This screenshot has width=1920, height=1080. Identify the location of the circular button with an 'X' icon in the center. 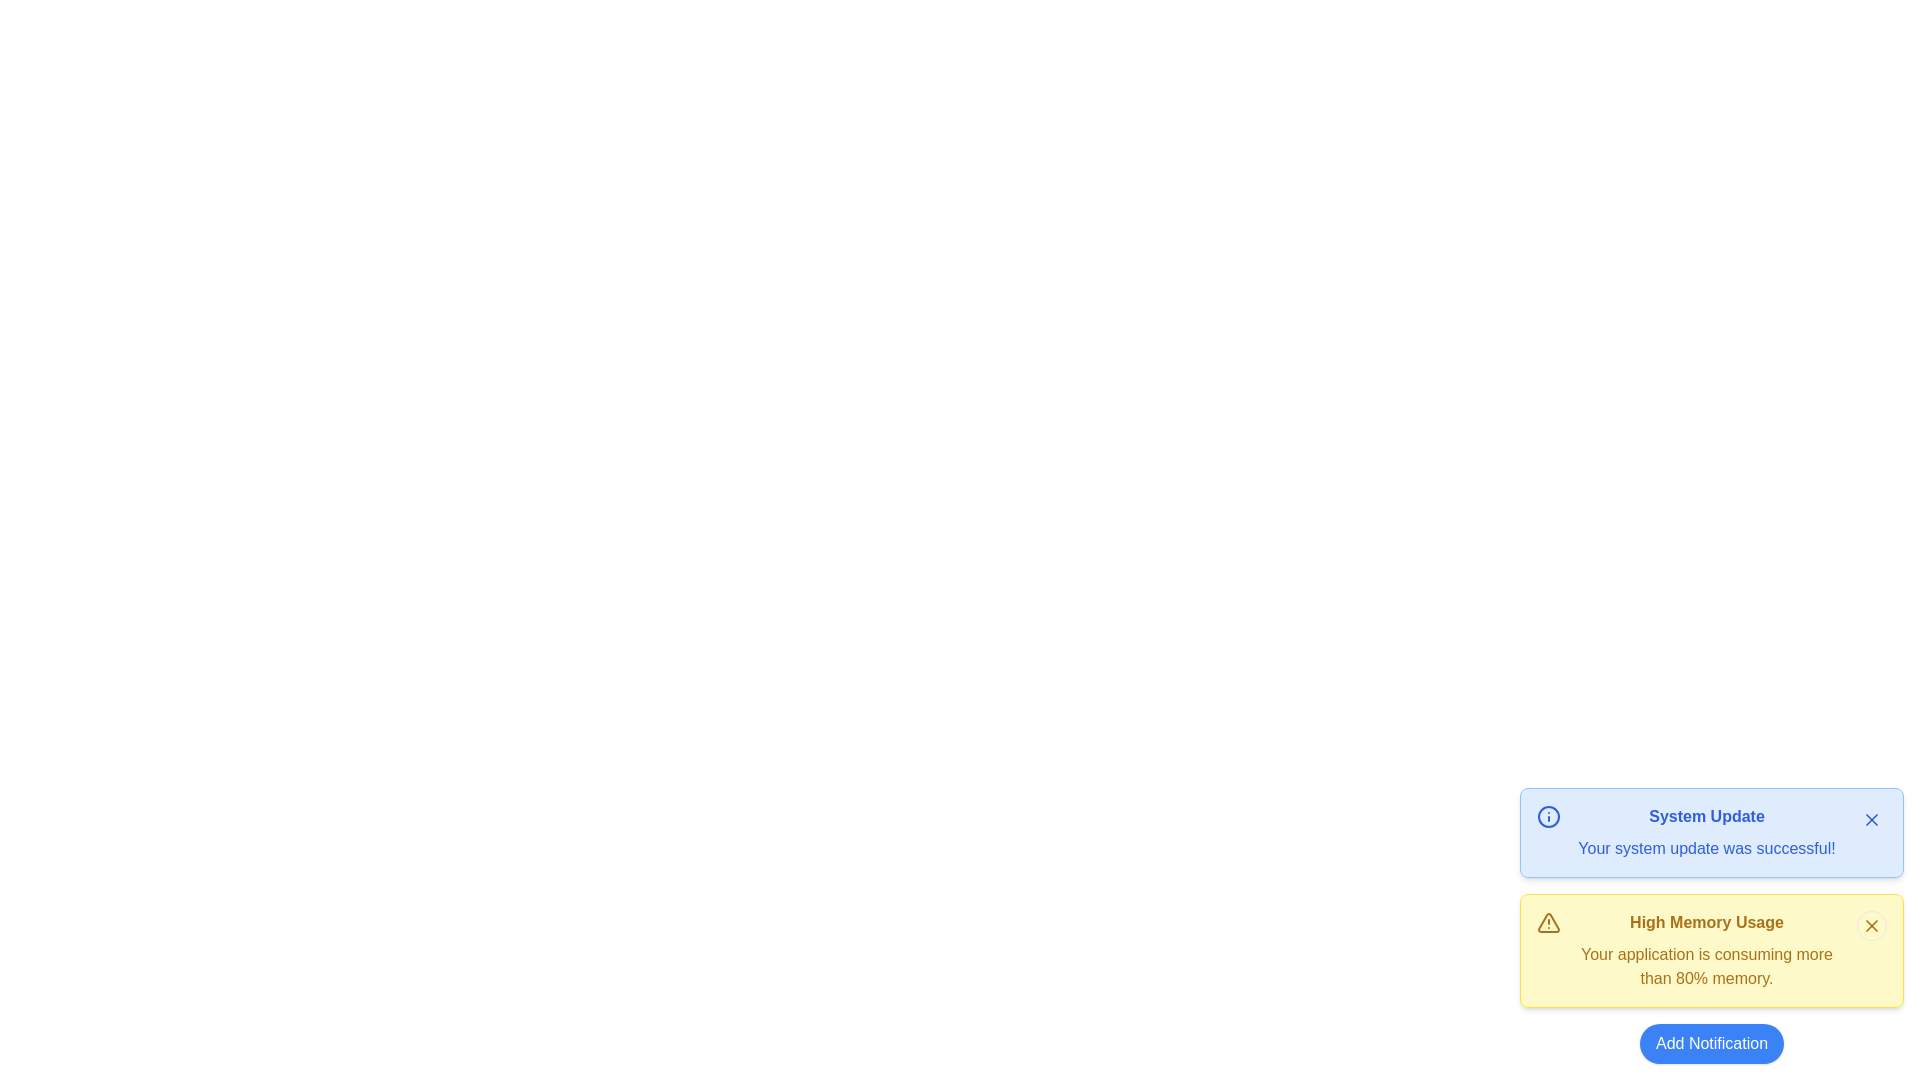
(1871, 820).